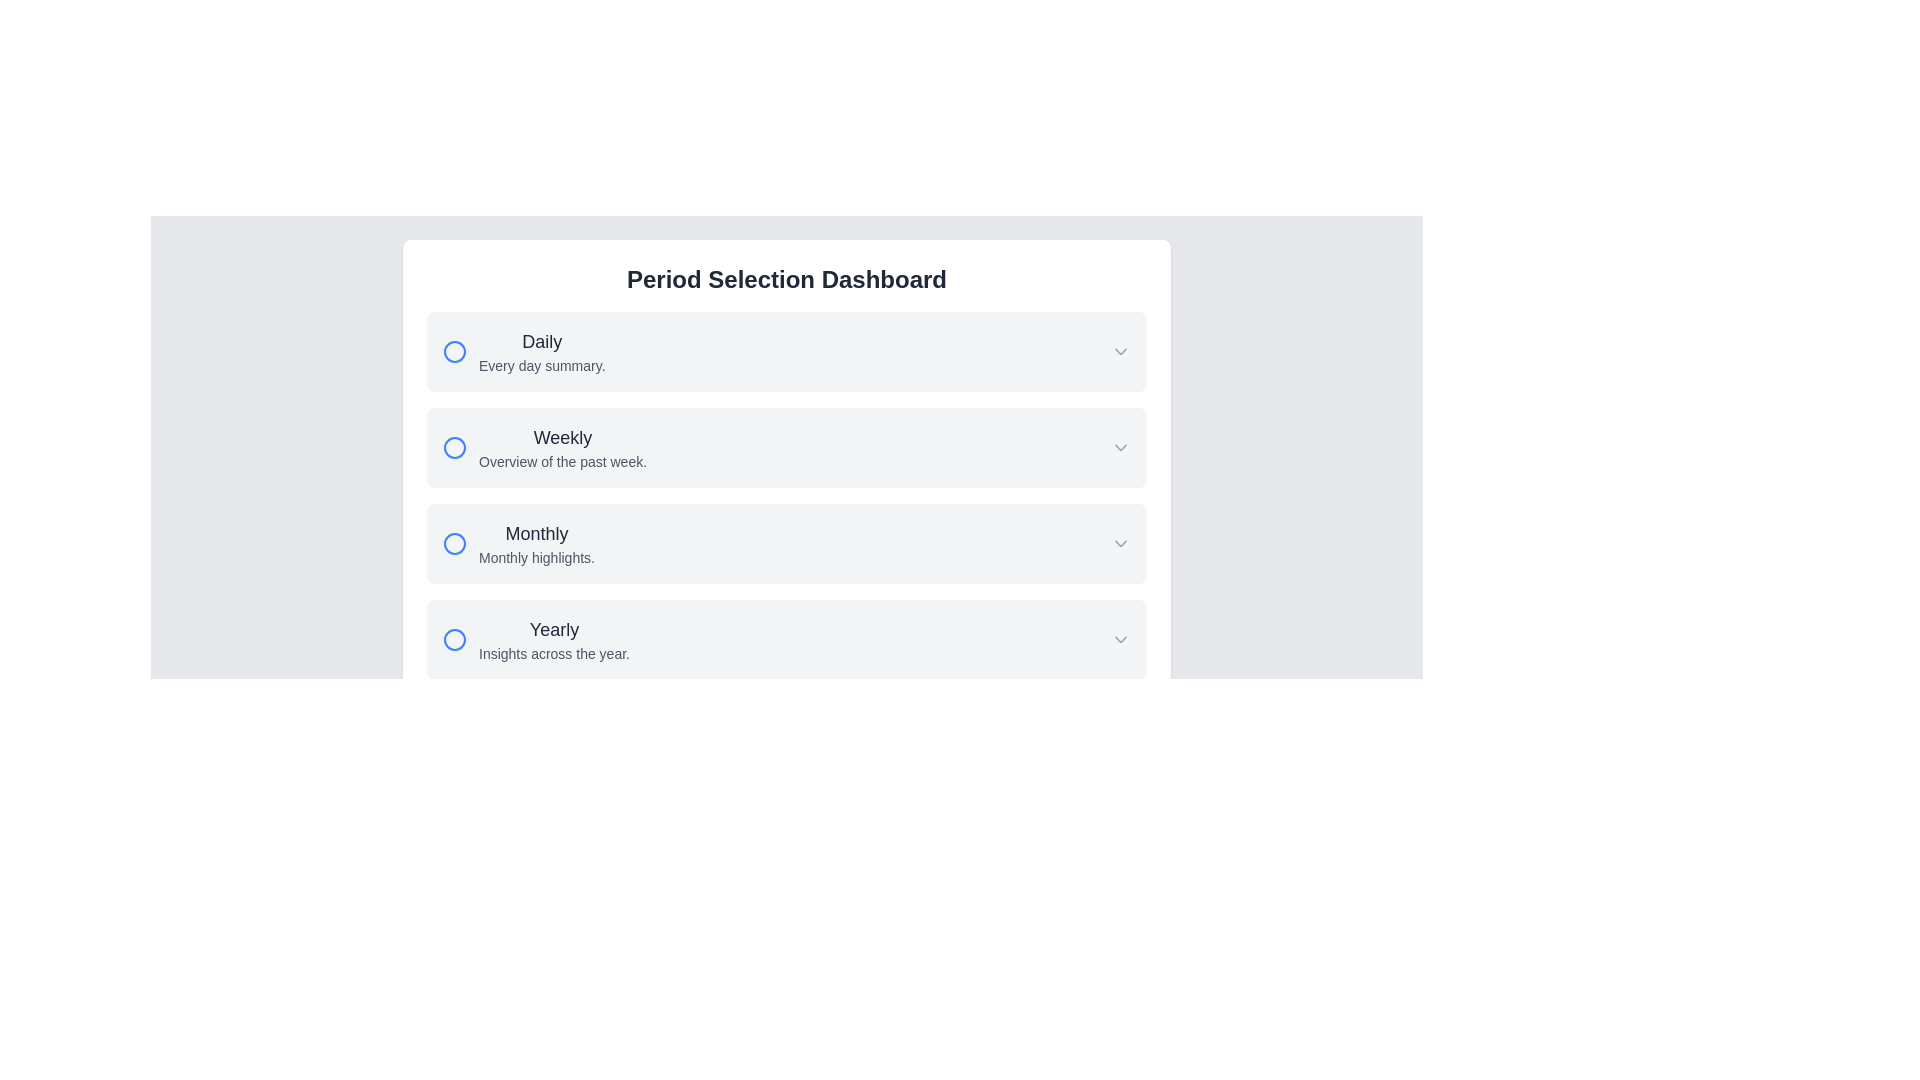 The width and height of the screenshot is (1920, 1080). Describe the element at coordinates (1121, 350) in the screenshot. I see `the dropdown indicator icon located at the extreme right of the 'Daily' option` at that location.